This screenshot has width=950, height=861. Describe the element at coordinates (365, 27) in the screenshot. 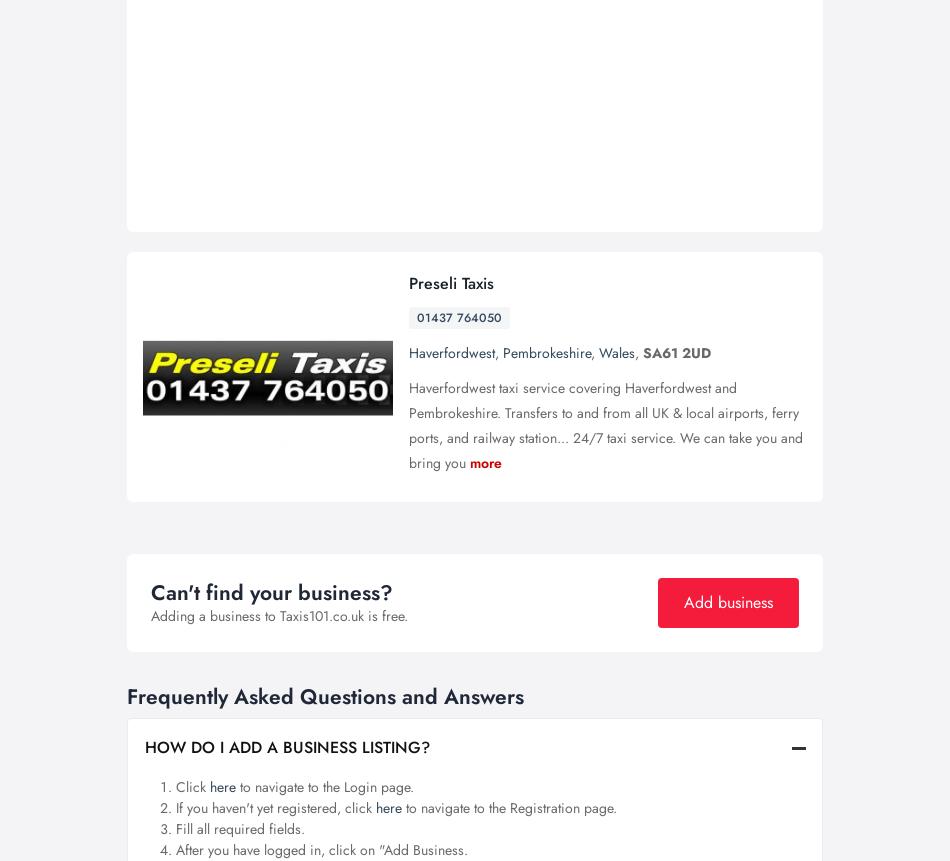

I see `'Home'` at that location.